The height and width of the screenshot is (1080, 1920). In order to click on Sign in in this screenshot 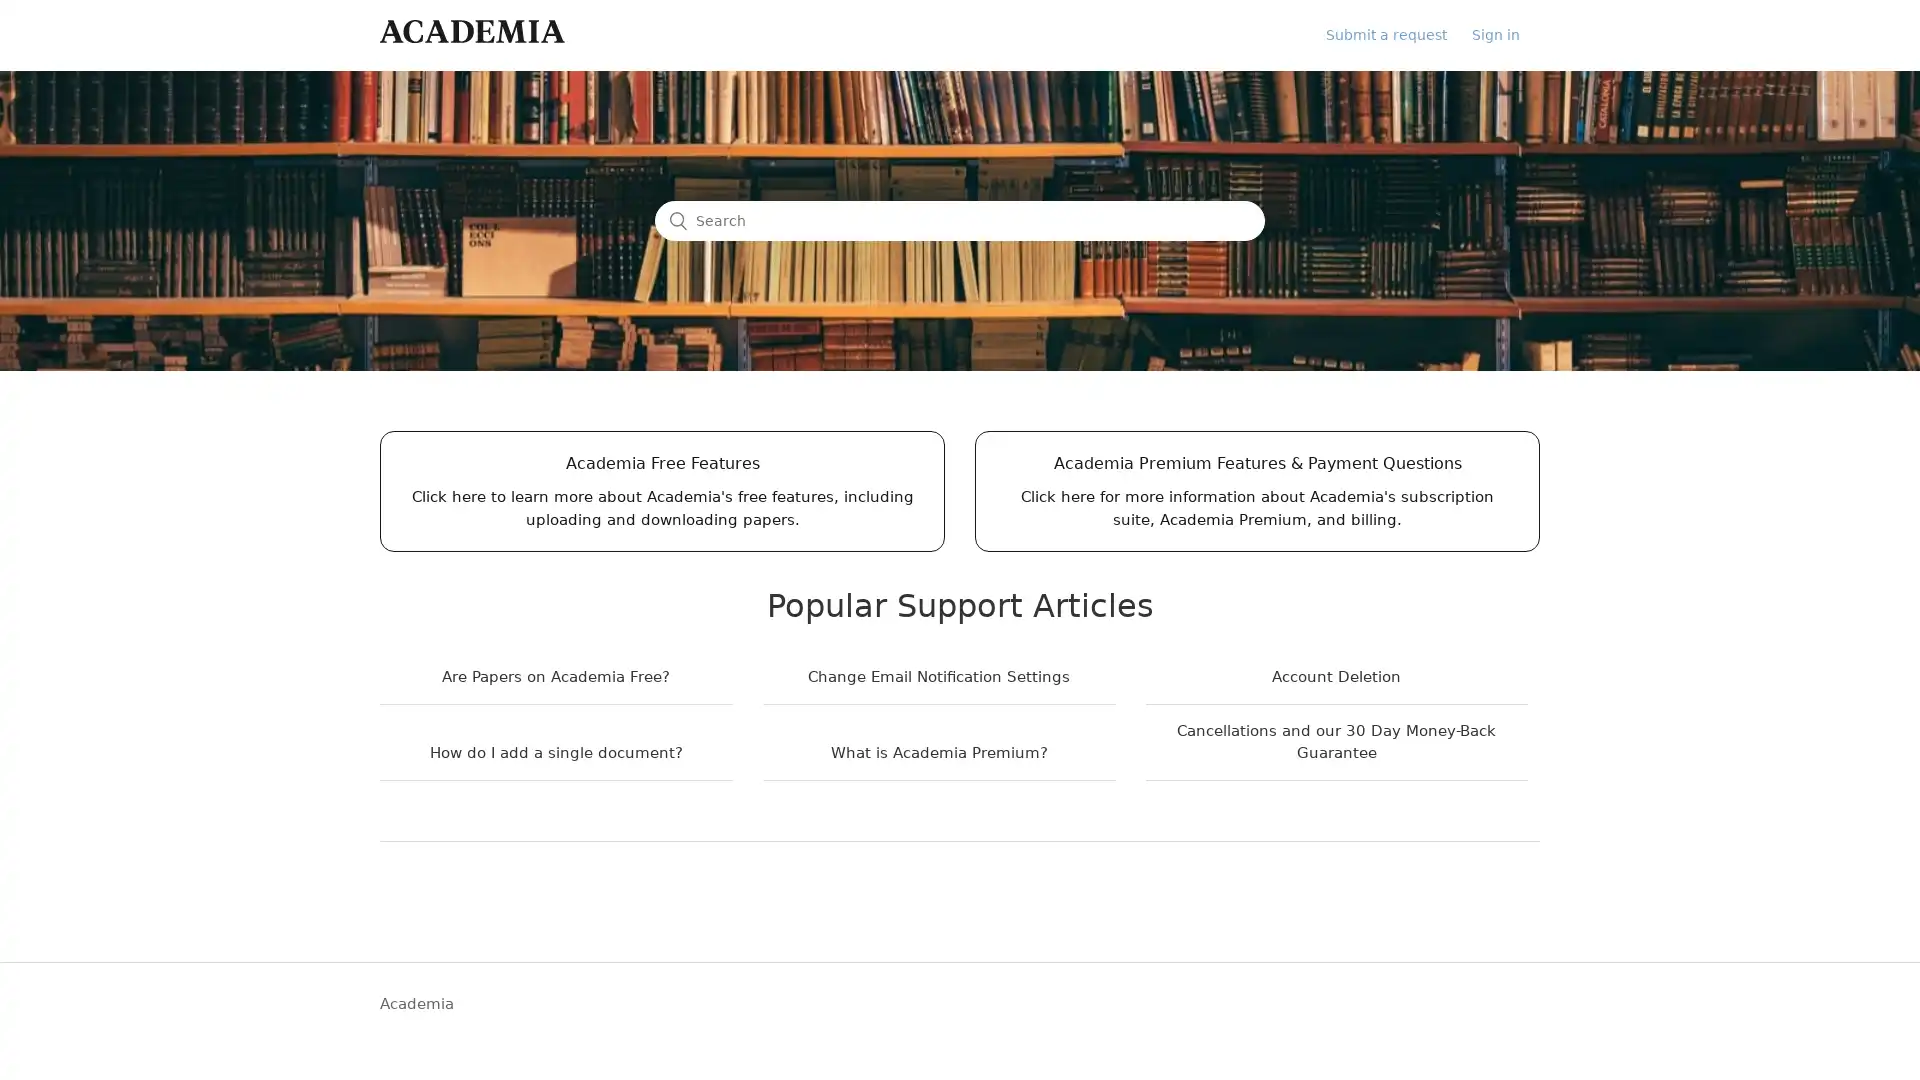, I will do `click(1506, 34)`.